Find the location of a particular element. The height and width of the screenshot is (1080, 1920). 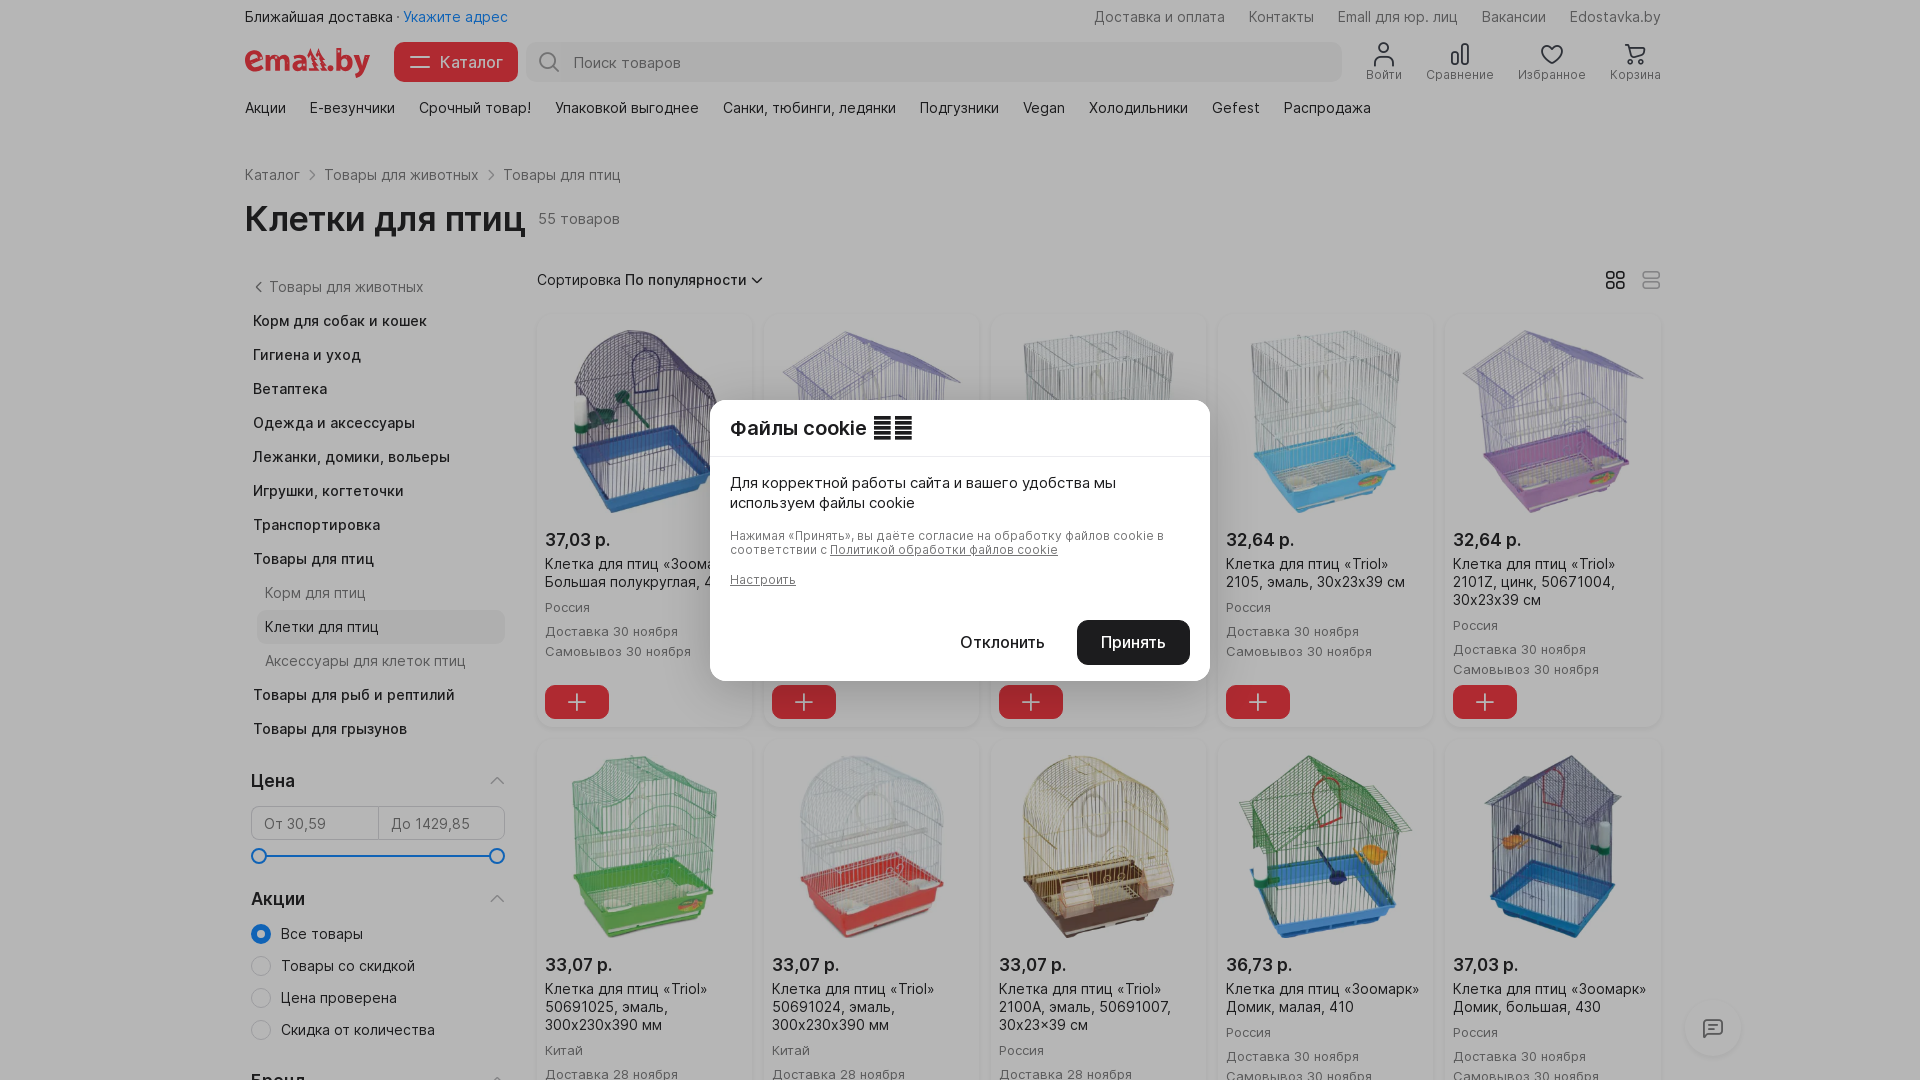

'Vegan' is located at coordinates (1041, 108).